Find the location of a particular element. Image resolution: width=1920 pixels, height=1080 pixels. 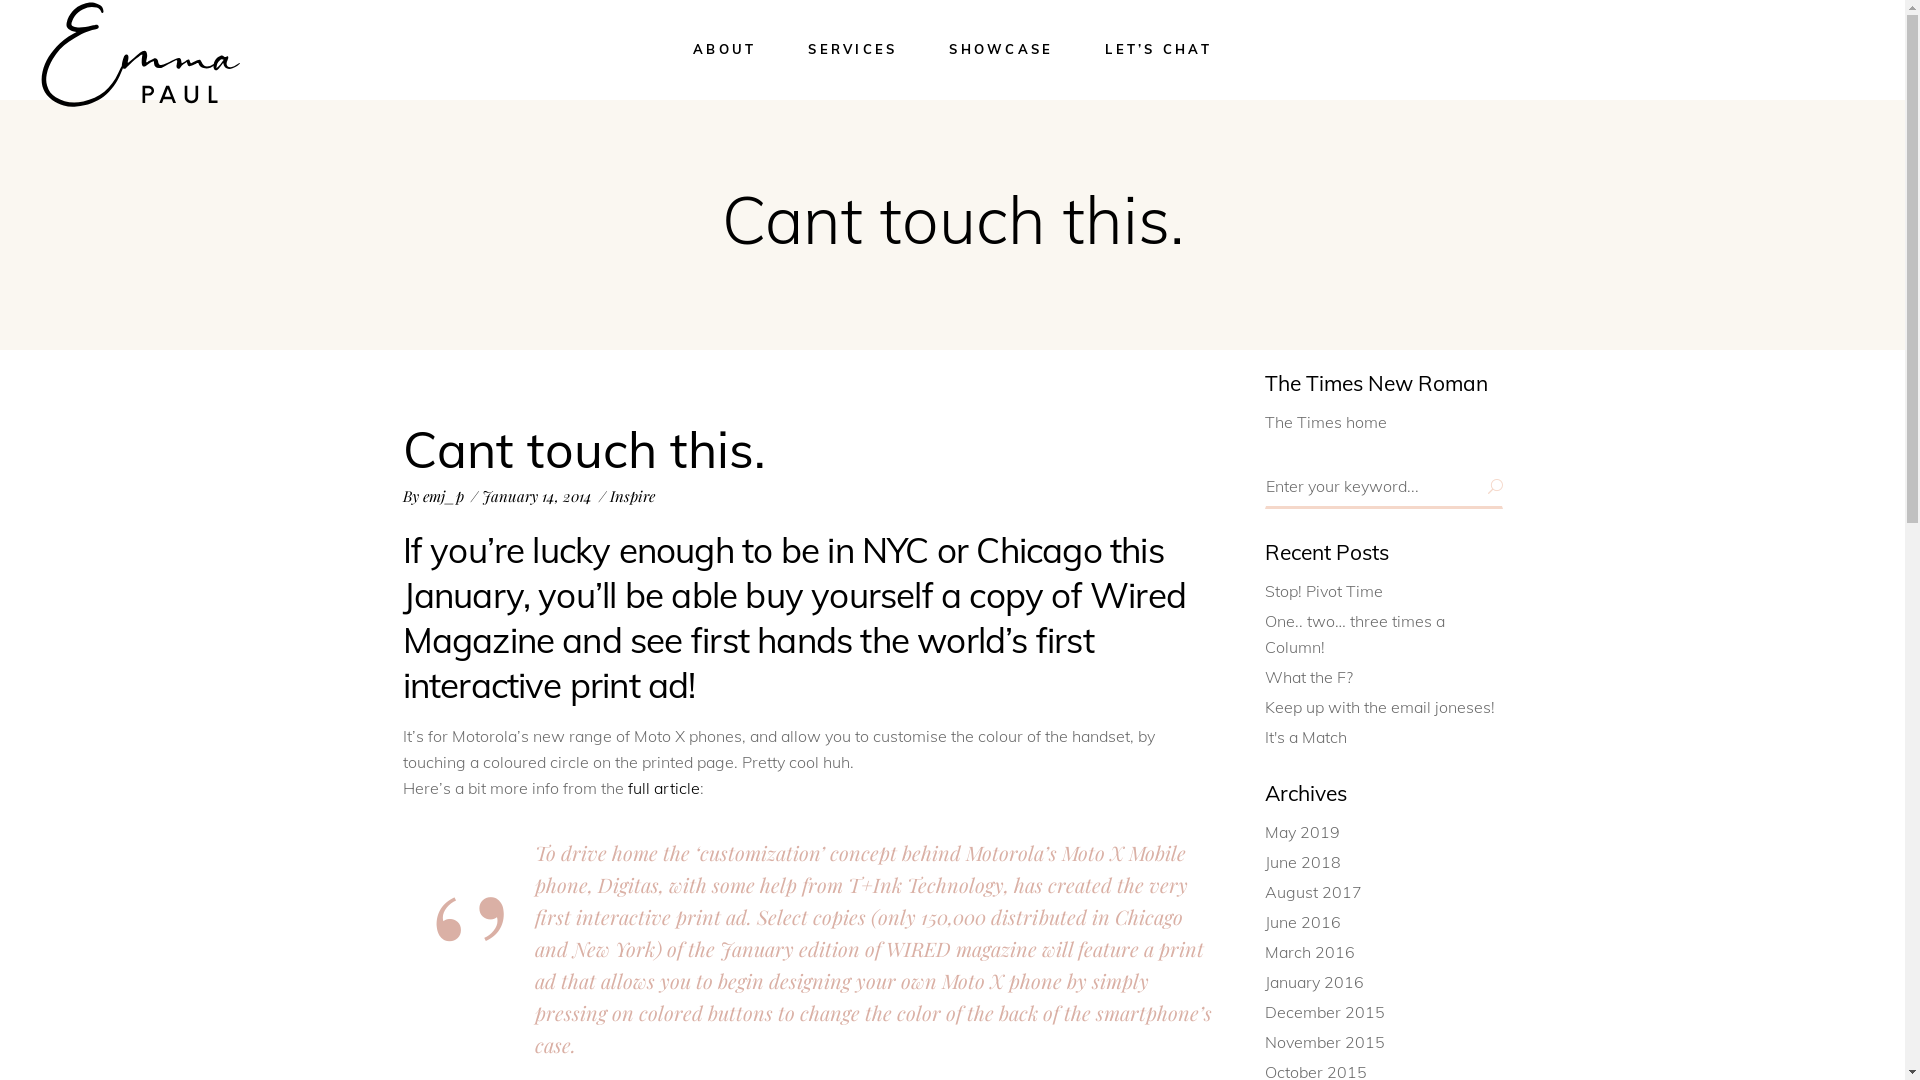

'May 2019' is located at coordinates (1264, 832).